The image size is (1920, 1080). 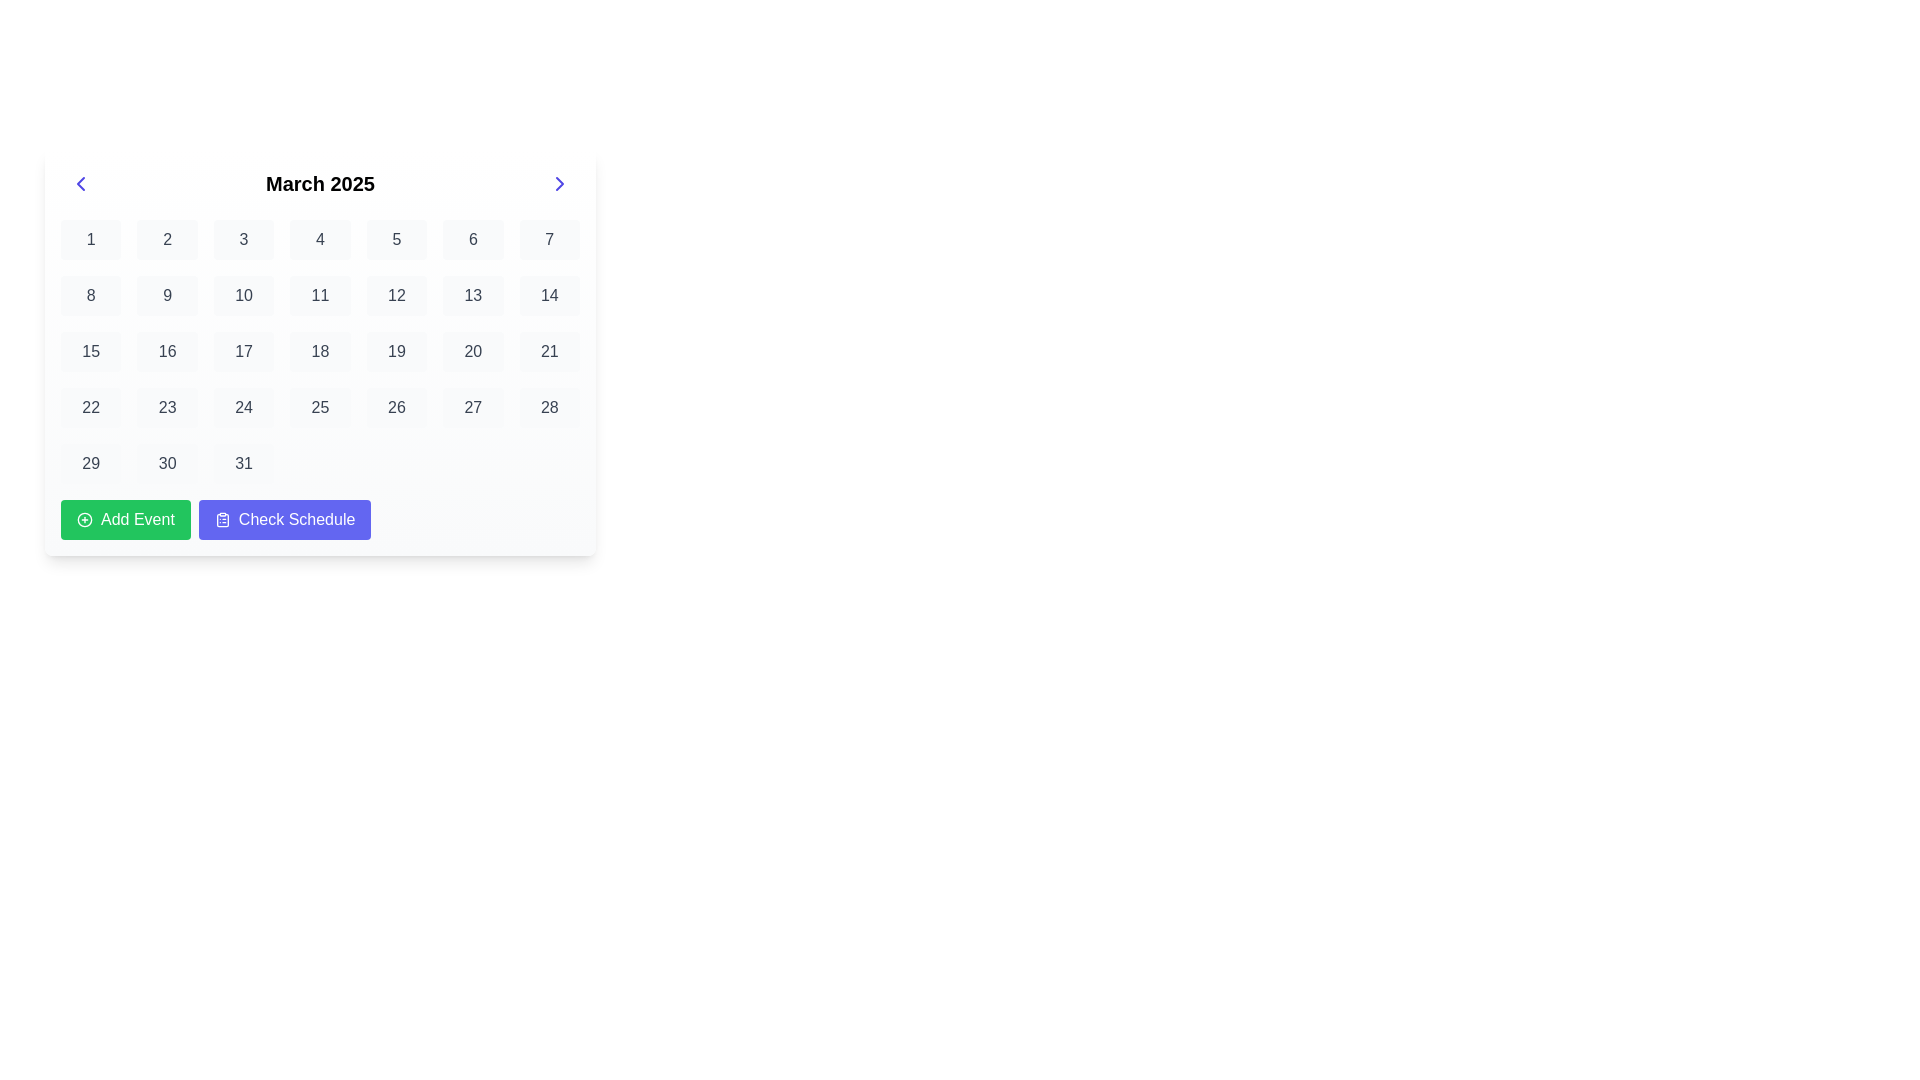 I want to click on the calendar cell displaying the number '1', so click(x=90, y=238).